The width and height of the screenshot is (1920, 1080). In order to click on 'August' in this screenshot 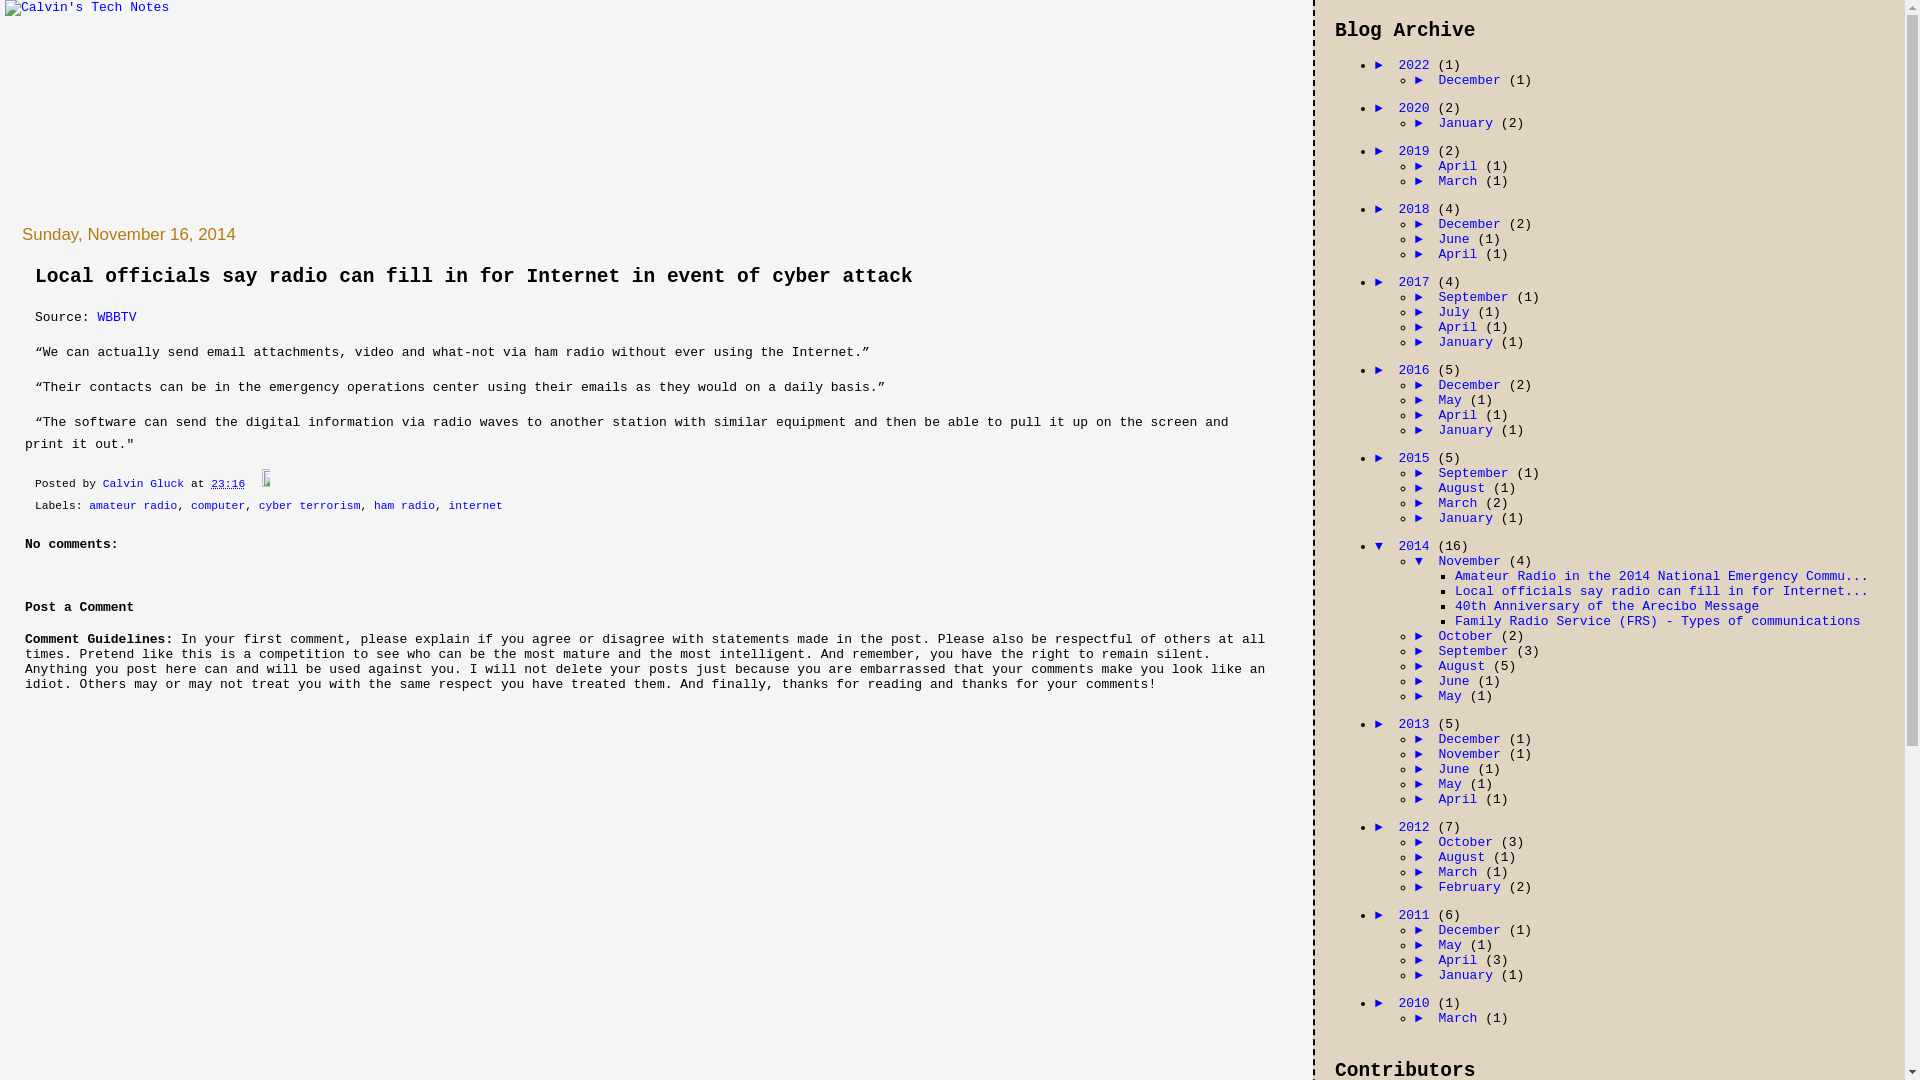, I will do `click(1465, 856)`.